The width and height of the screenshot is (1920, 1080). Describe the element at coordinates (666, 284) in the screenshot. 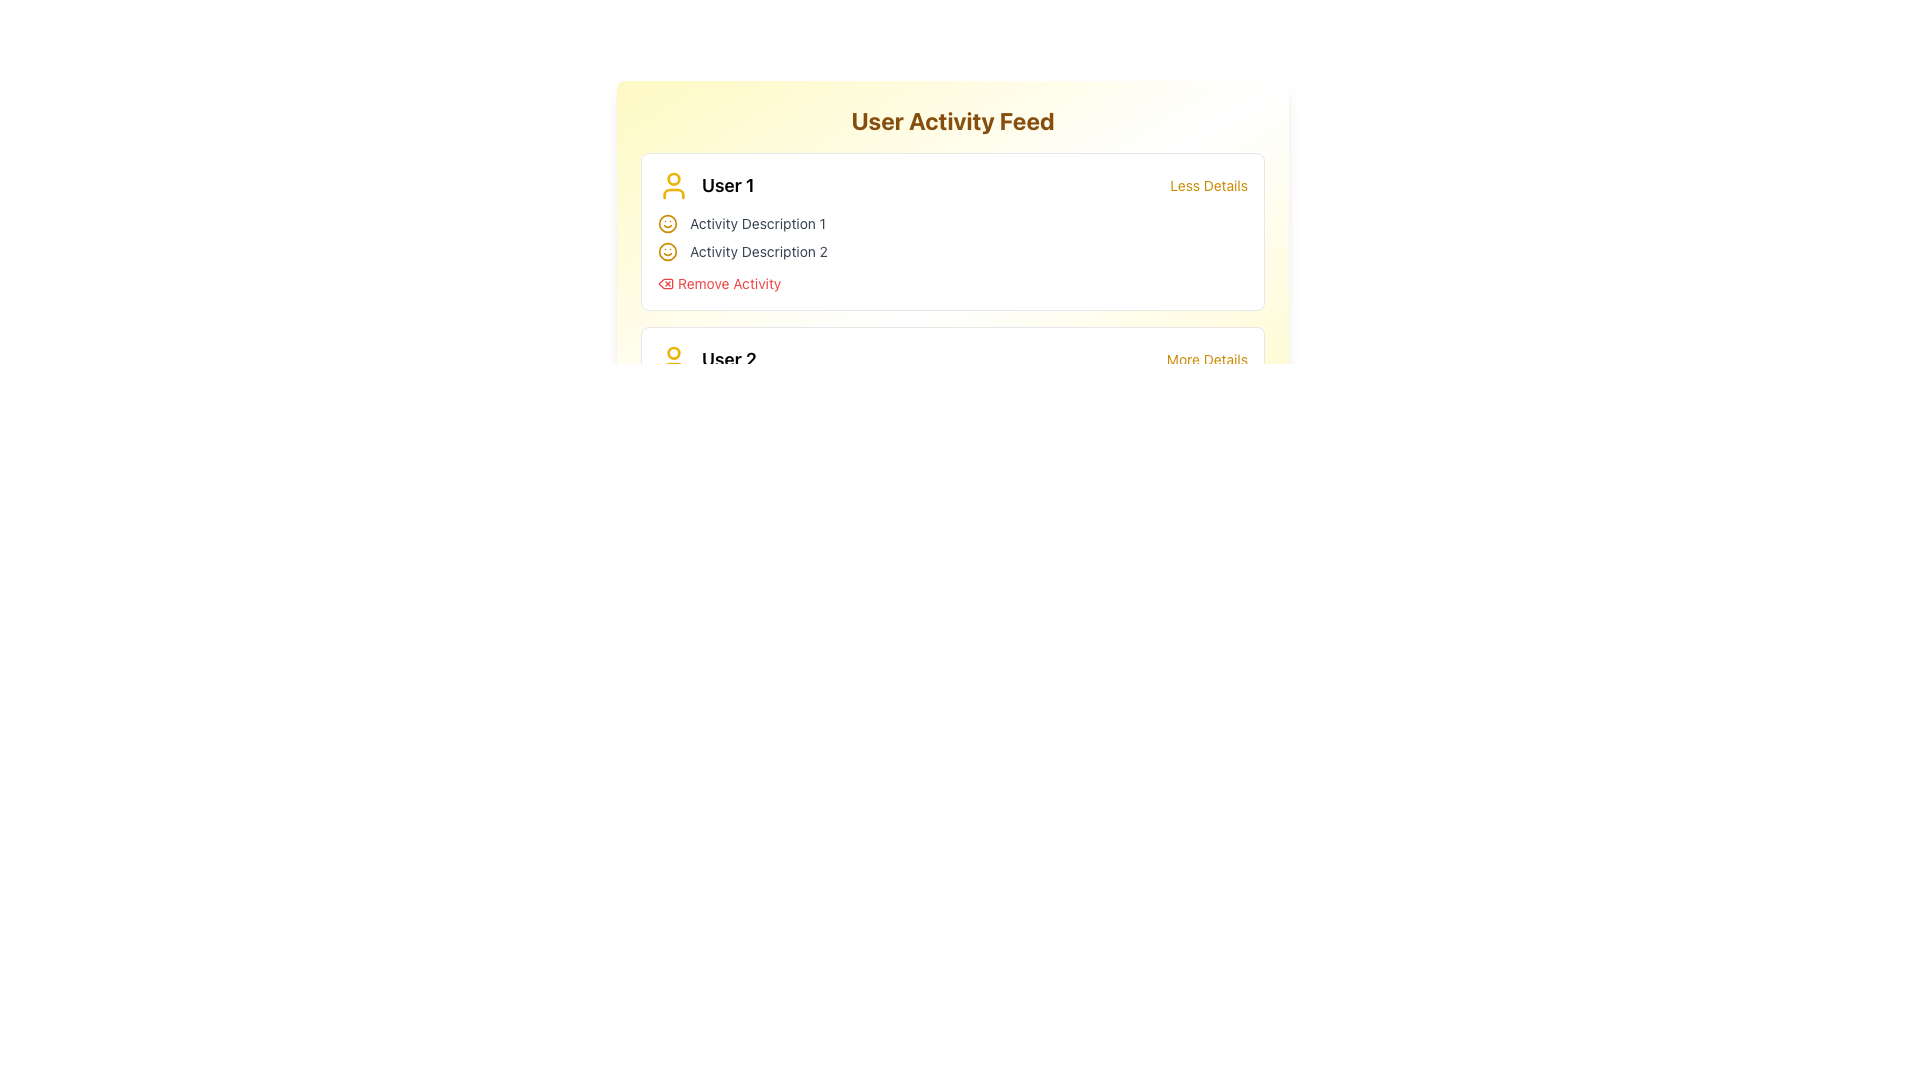

I see `the interactive icon representing the 'Remove Activity' action, which is located to the left of the text labeled 'Remove Activity'` at that location.